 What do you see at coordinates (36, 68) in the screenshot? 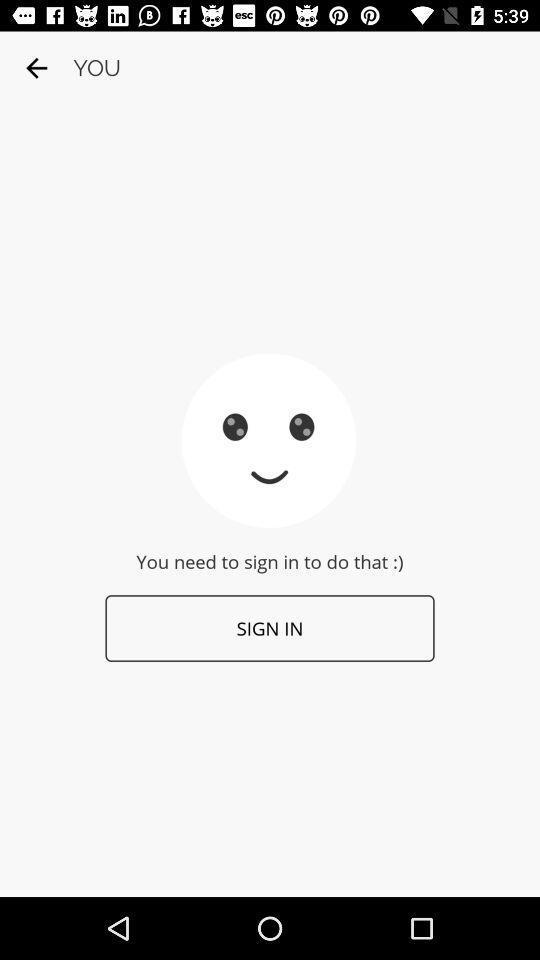
I see `the icon above the you need to` at bounding box center [36, 68].